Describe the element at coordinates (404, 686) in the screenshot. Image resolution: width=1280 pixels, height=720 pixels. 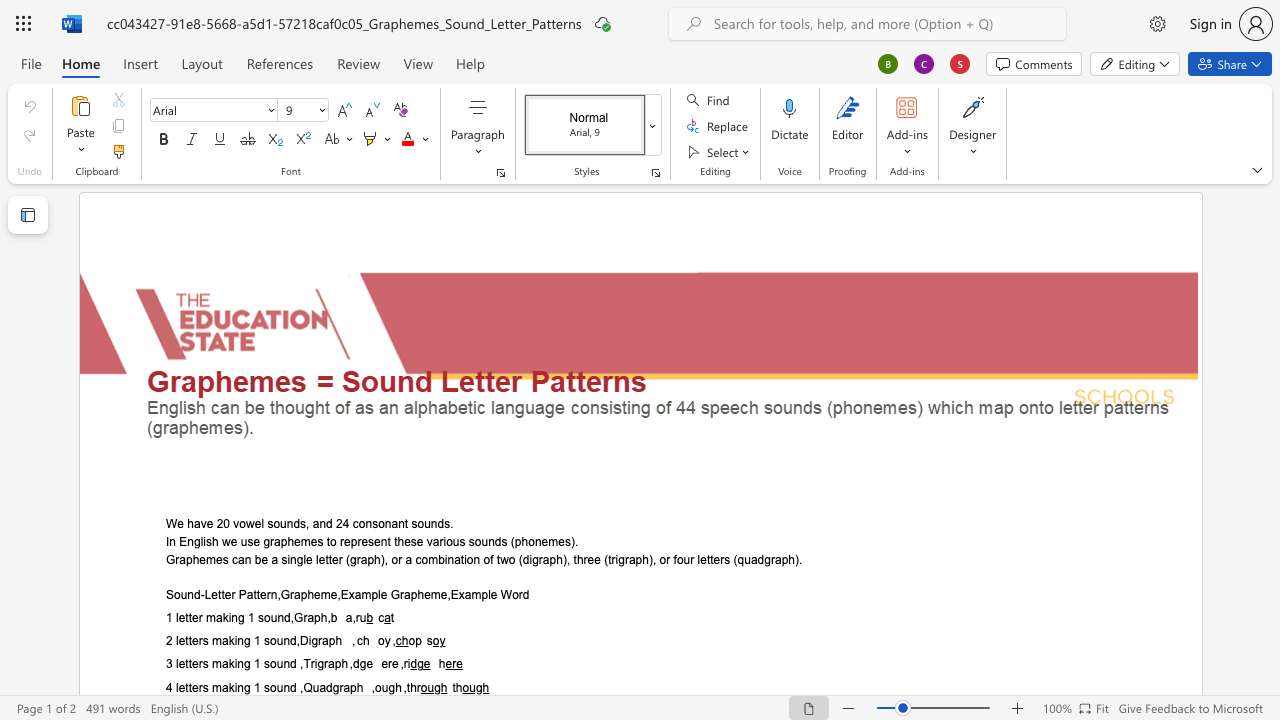
I see `the 3th character "," in the text` at that location.